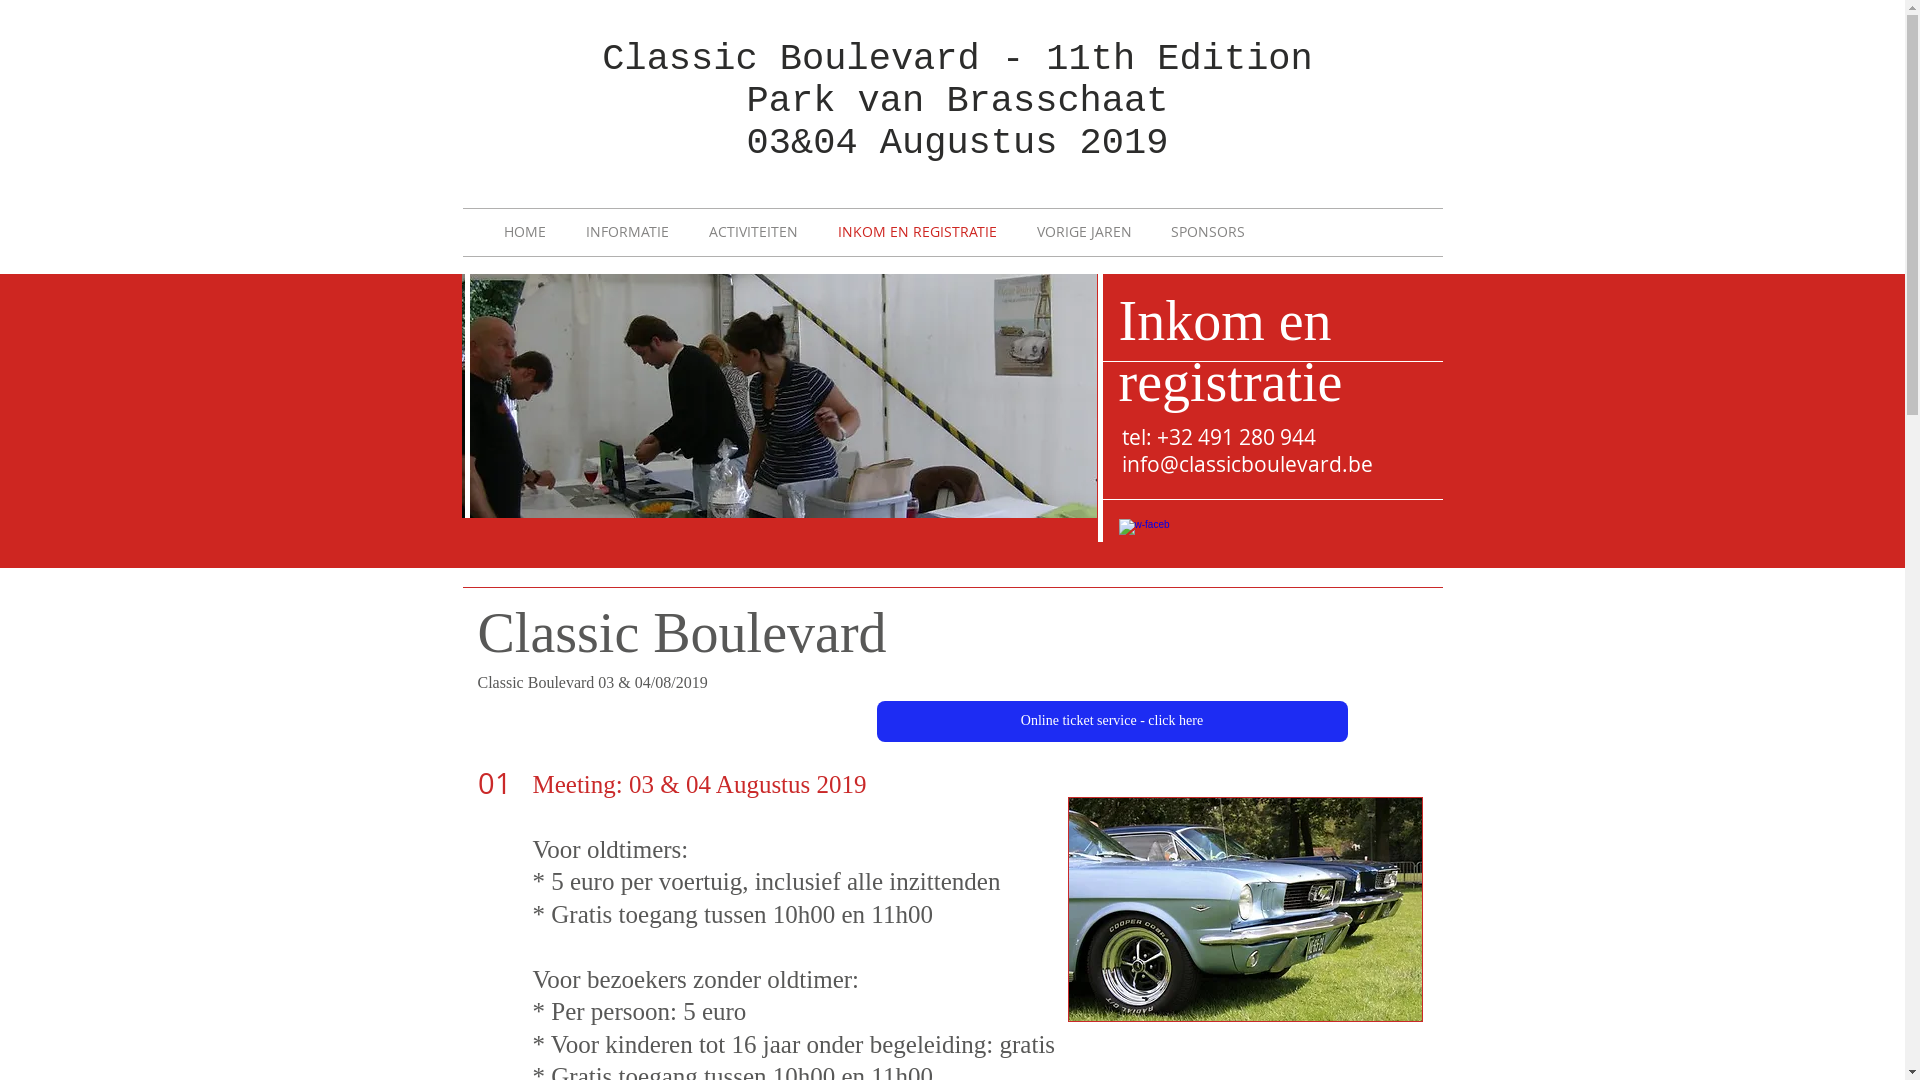 This screenshot has width=1920, height=1080. What do you see at coordinates (1215, 230) in the screenshot?
I see `'SPONSORS'` at bounding box center [1215, 230].